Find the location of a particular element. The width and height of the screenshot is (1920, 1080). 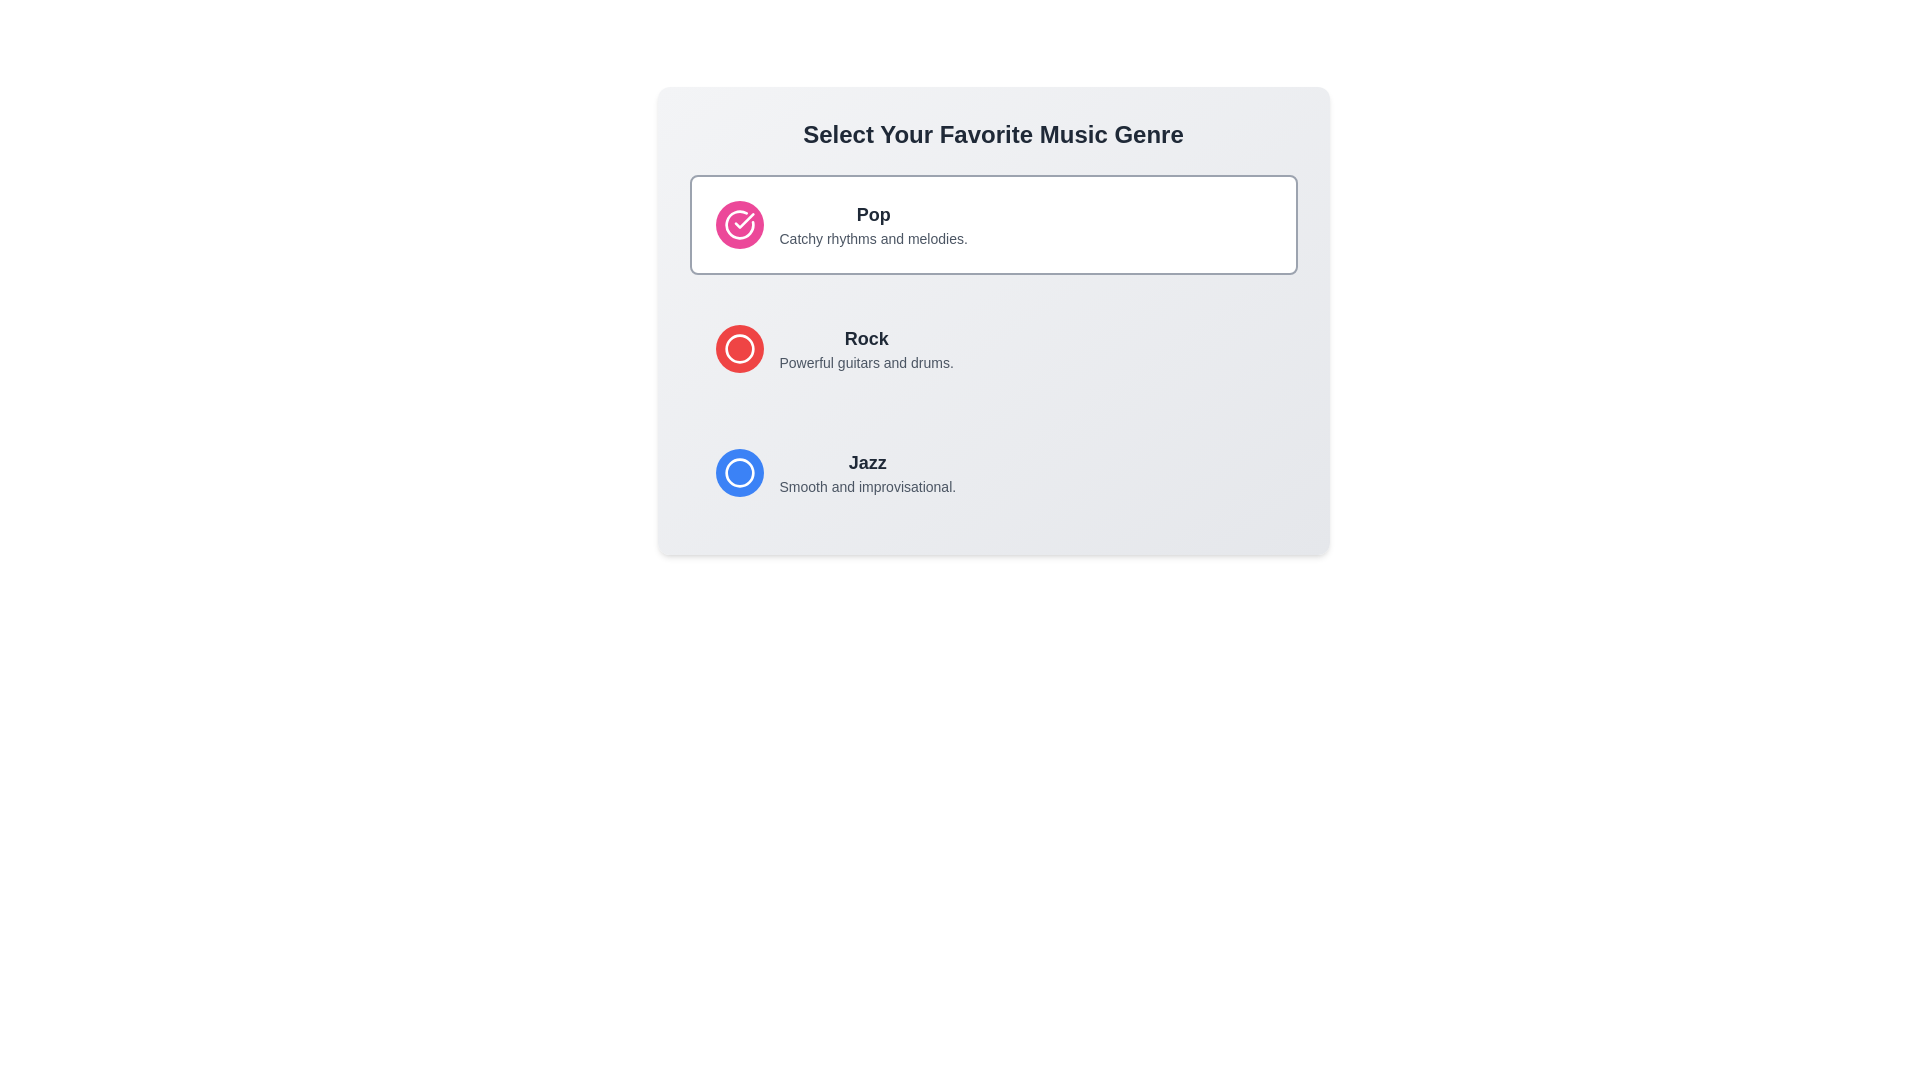

the text block displaying 'Pop' and 'Catchy rhythms and melodies.' which is located at the top of a vertically stacked list within a music genre selection card is located at coordinates (873, 224).